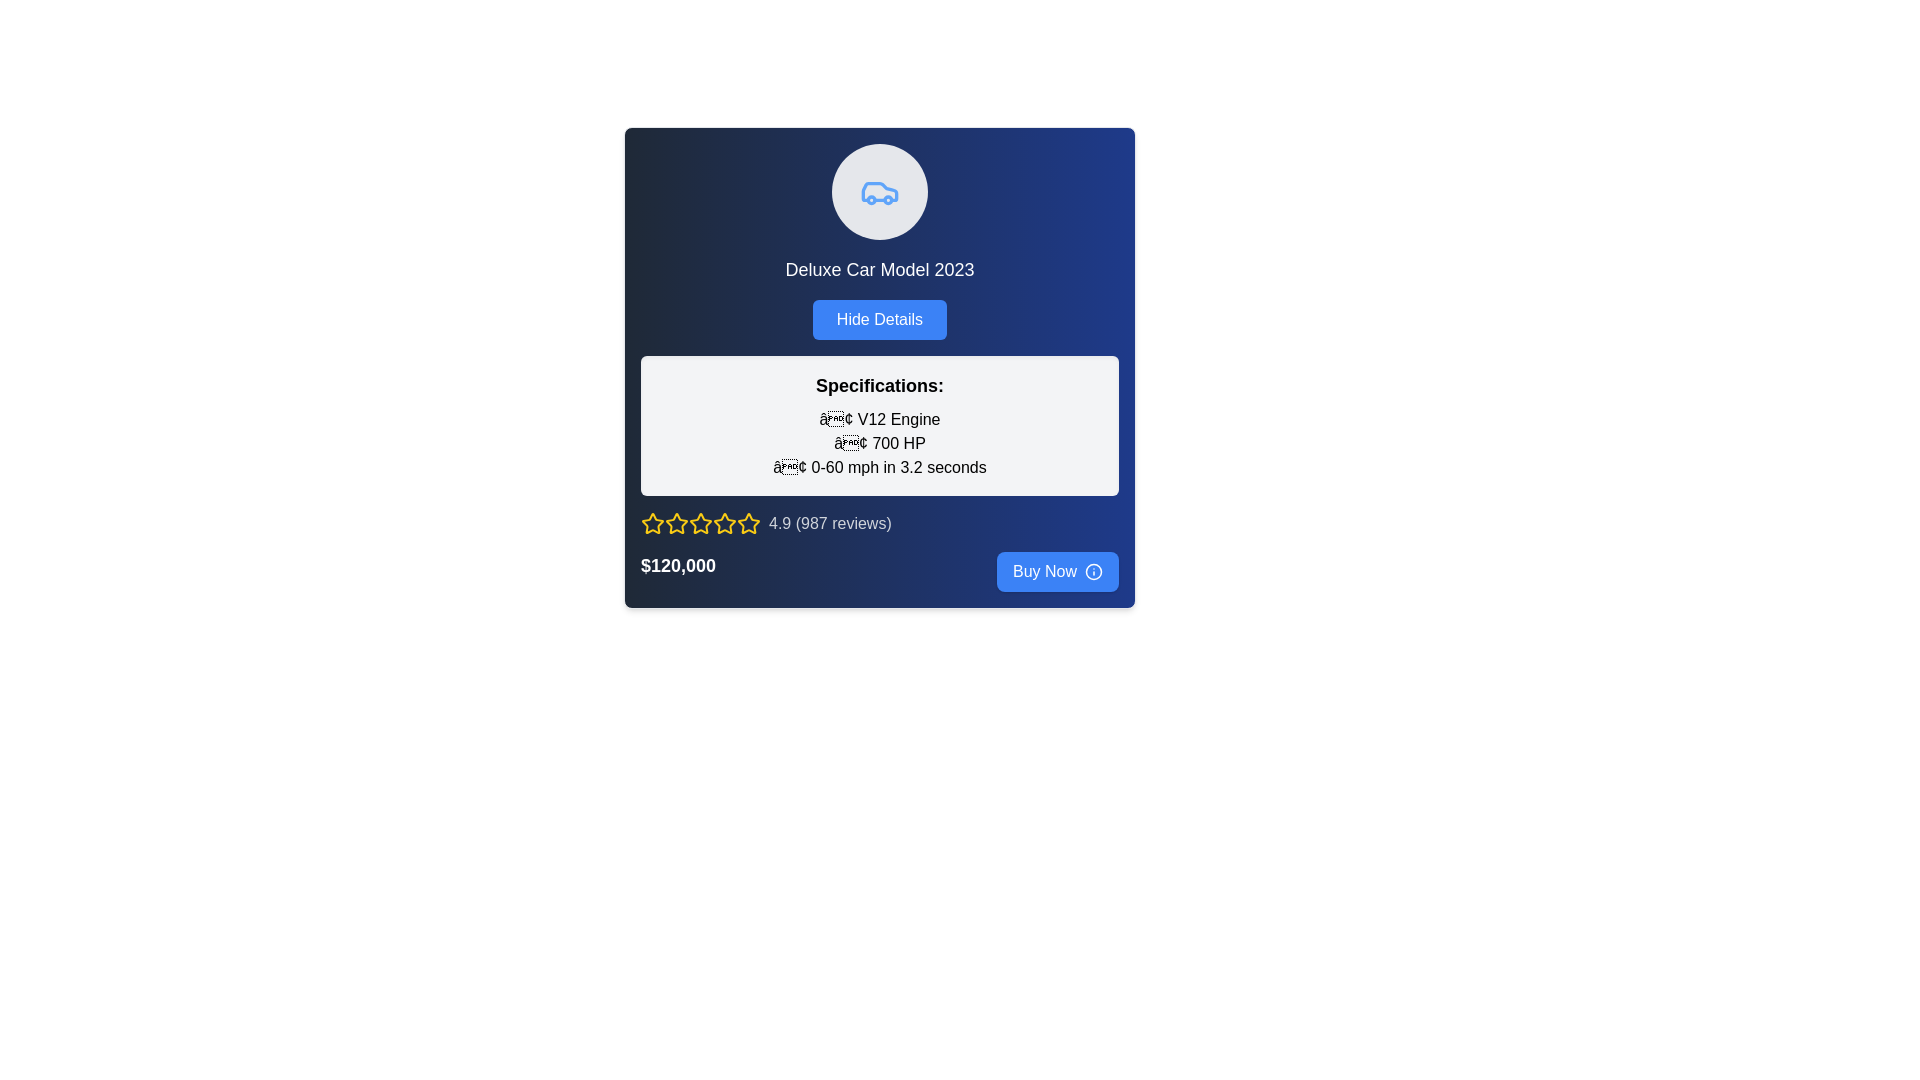 This screenshot has height=1080, width=1920. What do you see at coordinates (676, 523) in the screenshot?
I see `the third star icon in the row of five stars, which represents a rating feature, located slightly below the center of the card component` at bounding box center [676, 523].